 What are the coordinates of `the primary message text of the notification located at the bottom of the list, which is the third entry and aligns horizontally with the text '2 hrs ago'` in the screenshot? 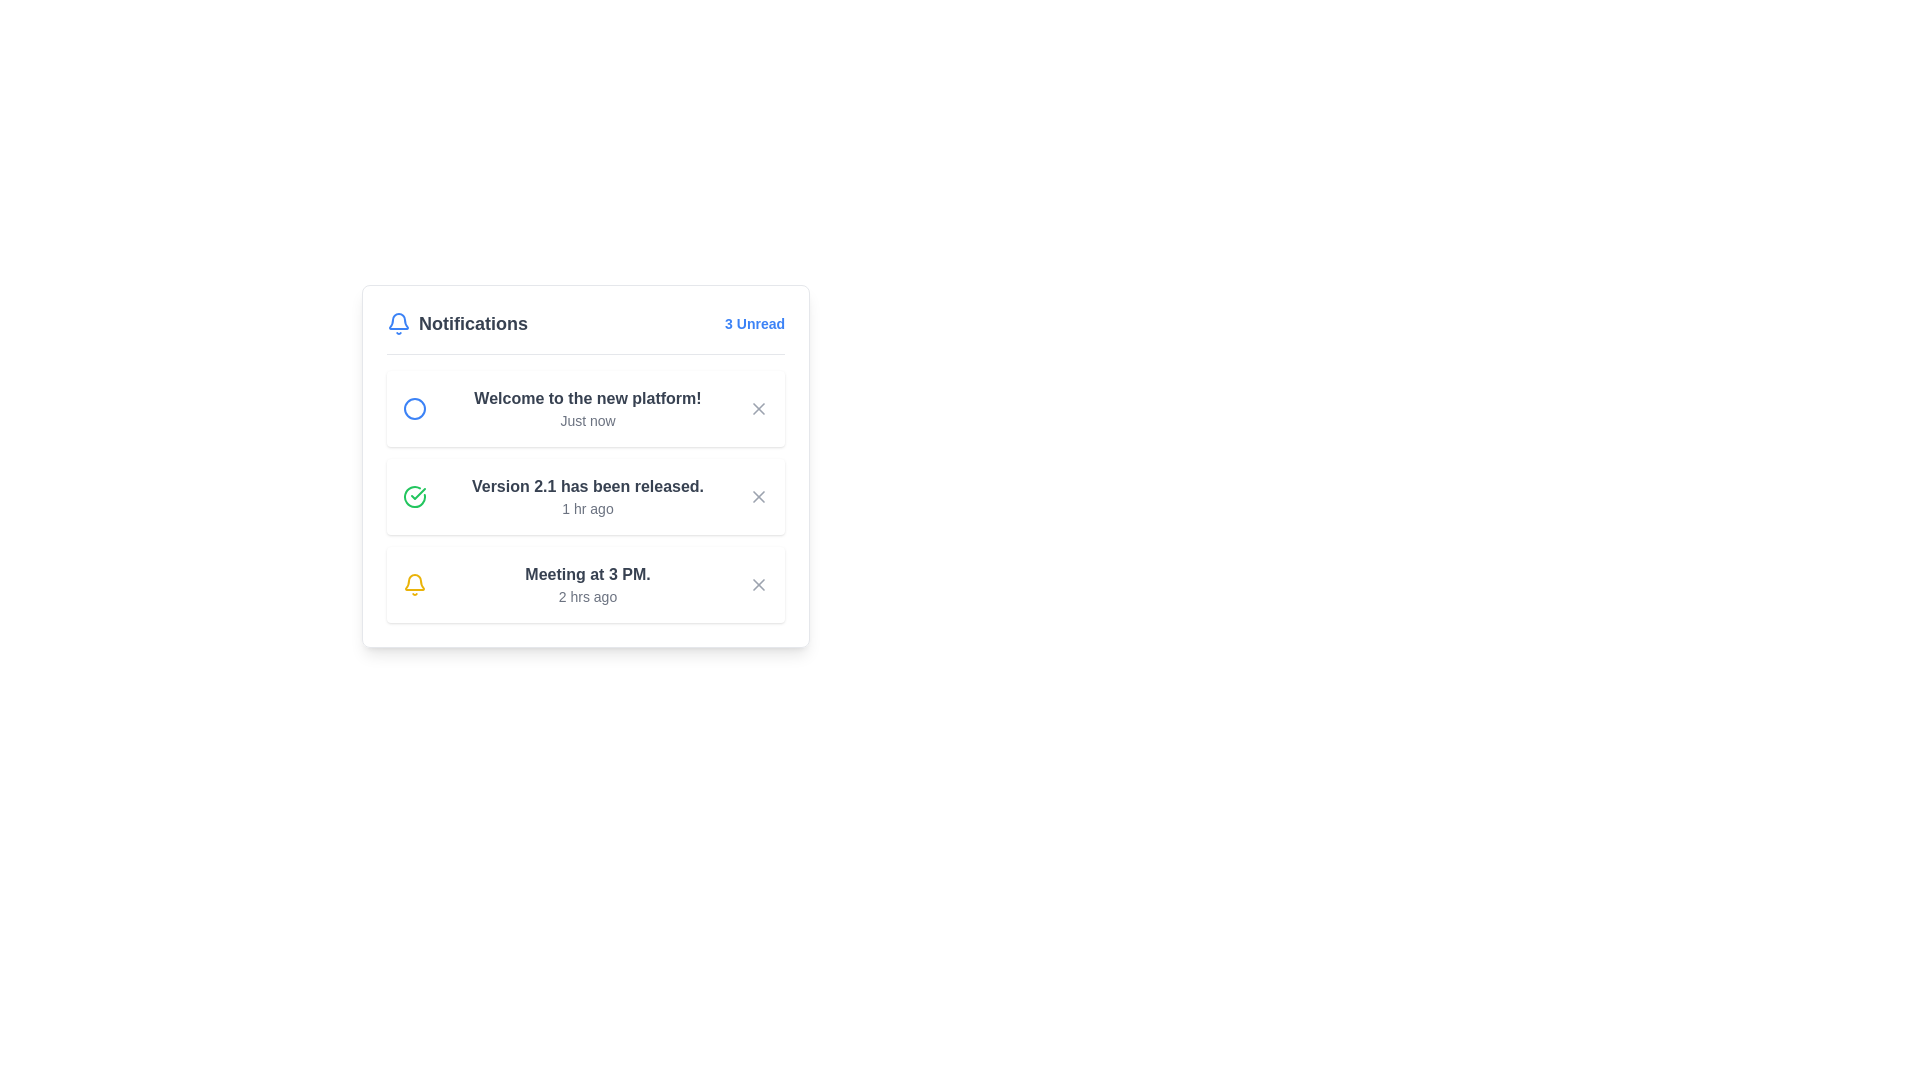 It's located at (587, 574).